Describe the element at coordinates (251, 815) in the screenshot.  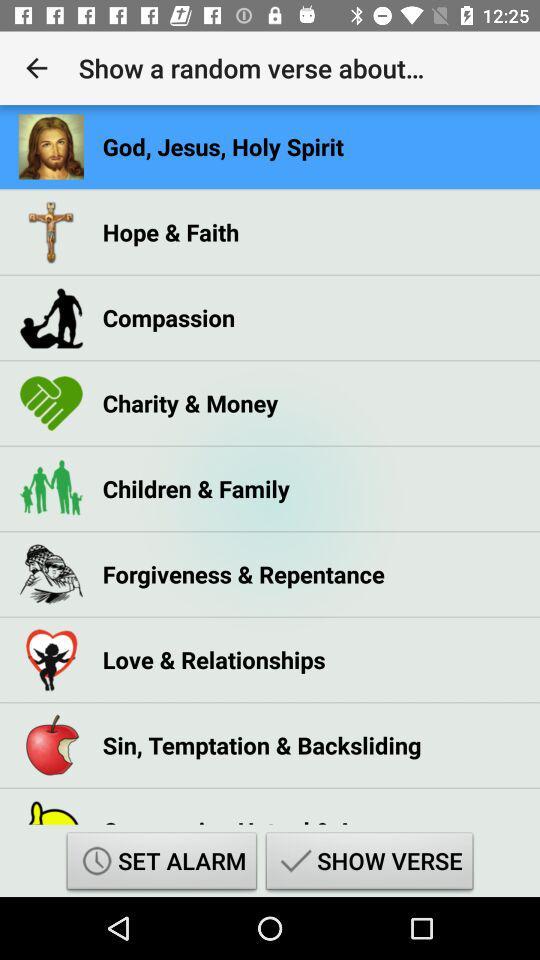
I see `icon above set alarm` at that location.